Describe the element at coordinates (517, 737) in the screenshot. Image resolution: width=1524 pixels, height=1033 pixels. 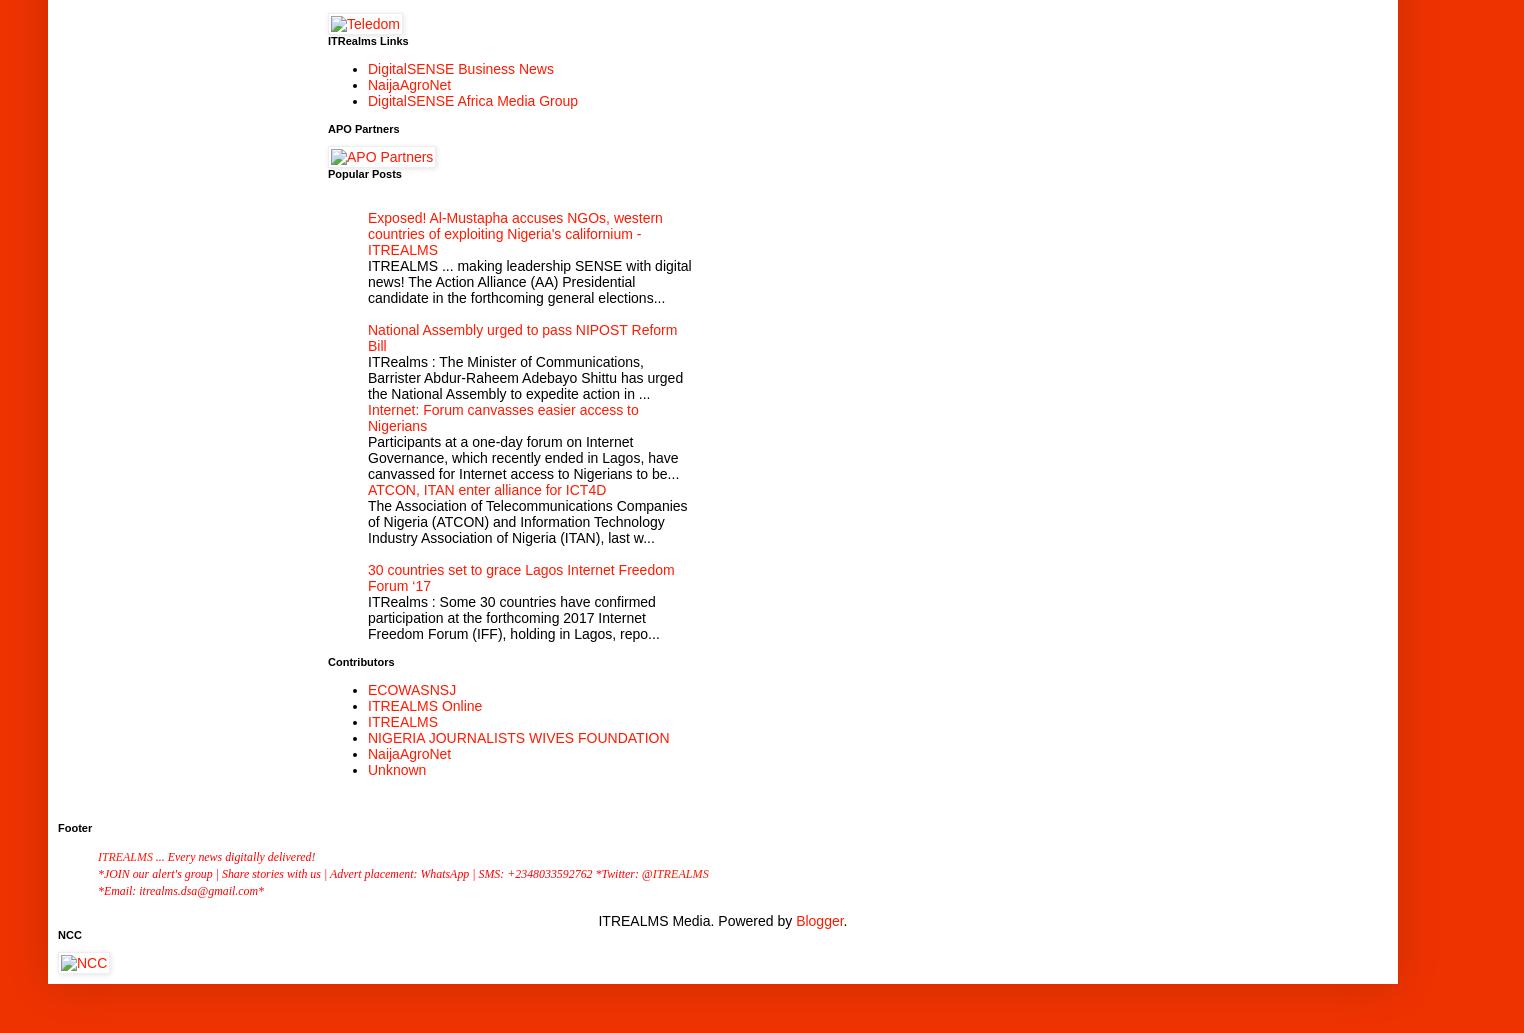
I see `'NIGERIA JOURNALISTS WIVES FOUNDATION'` at that location.